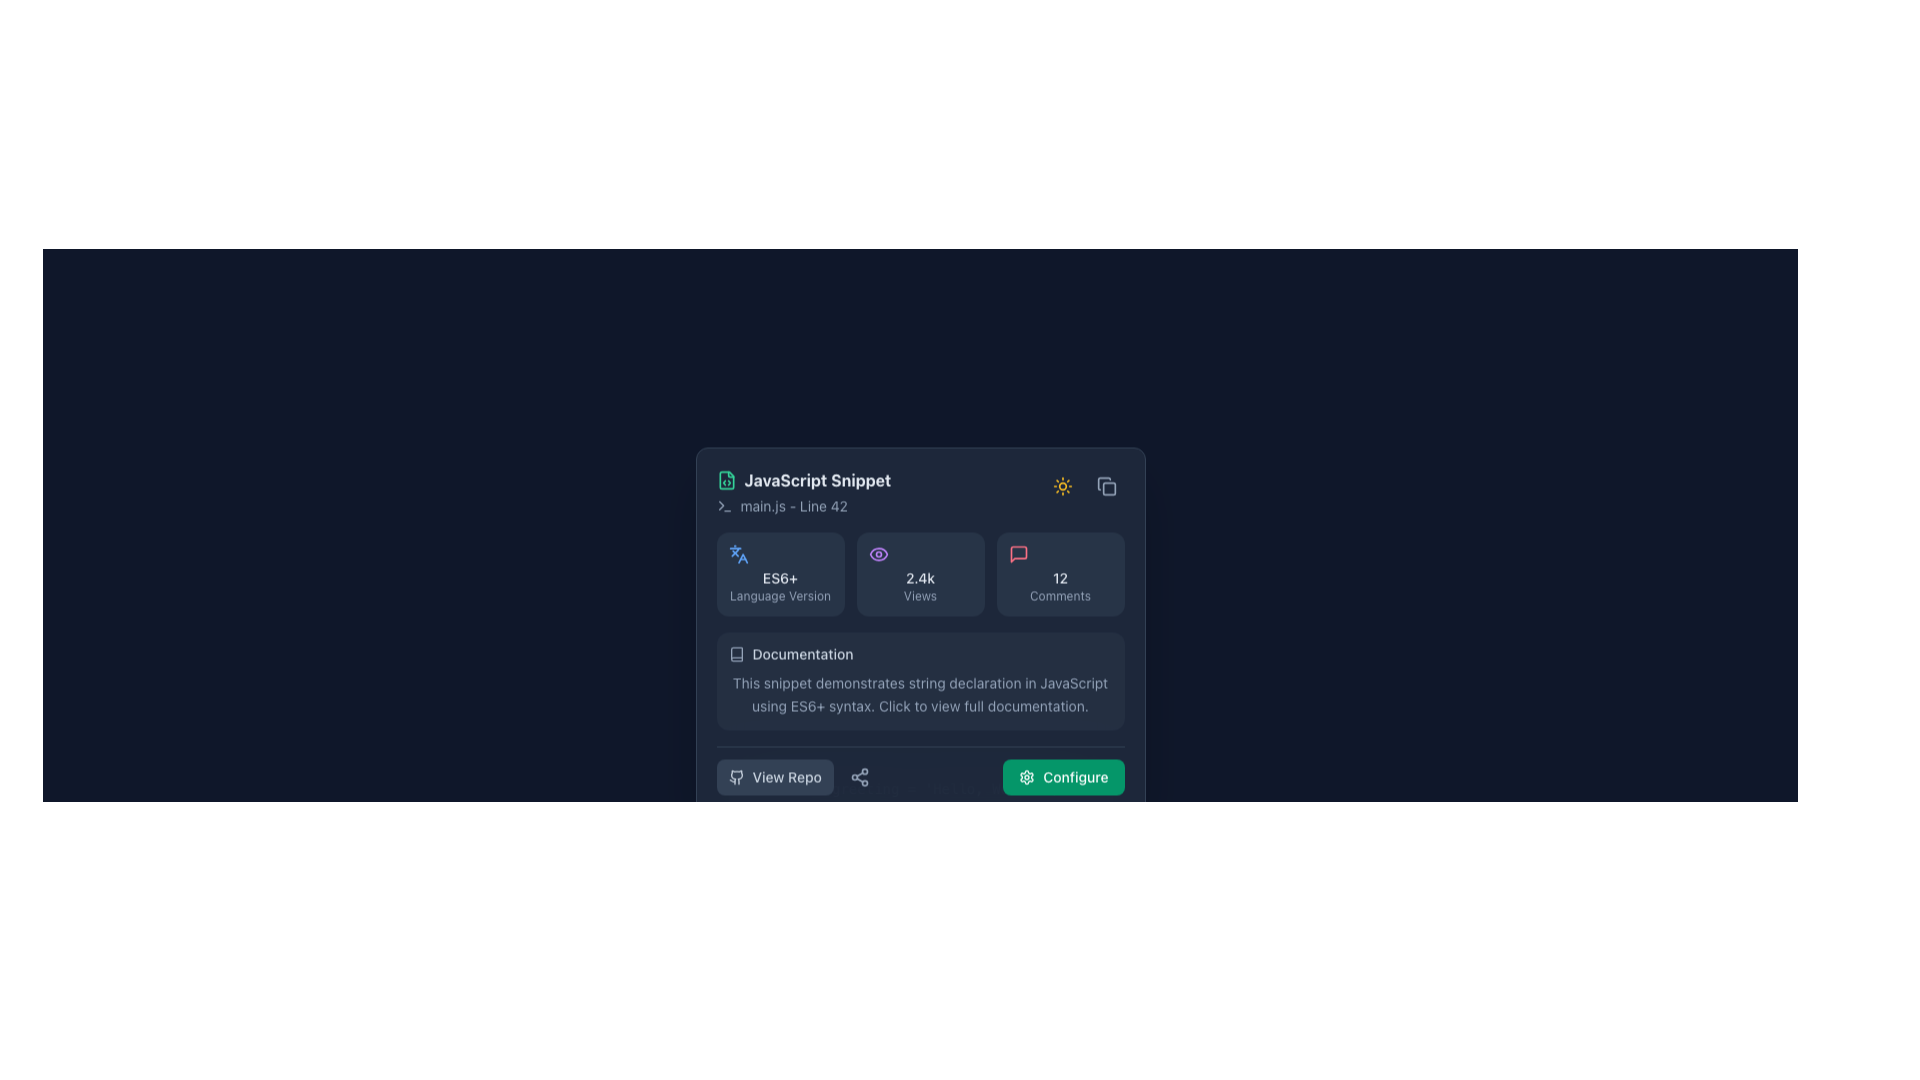 Image resolution: width=1920 pixels, height=1080 pixels. I want to click on the Scalable Vector Graphic (SVG) located at the top-right portion of the UI card, which serves as a visual indicator for chat or comment features, so click(1018, 554).